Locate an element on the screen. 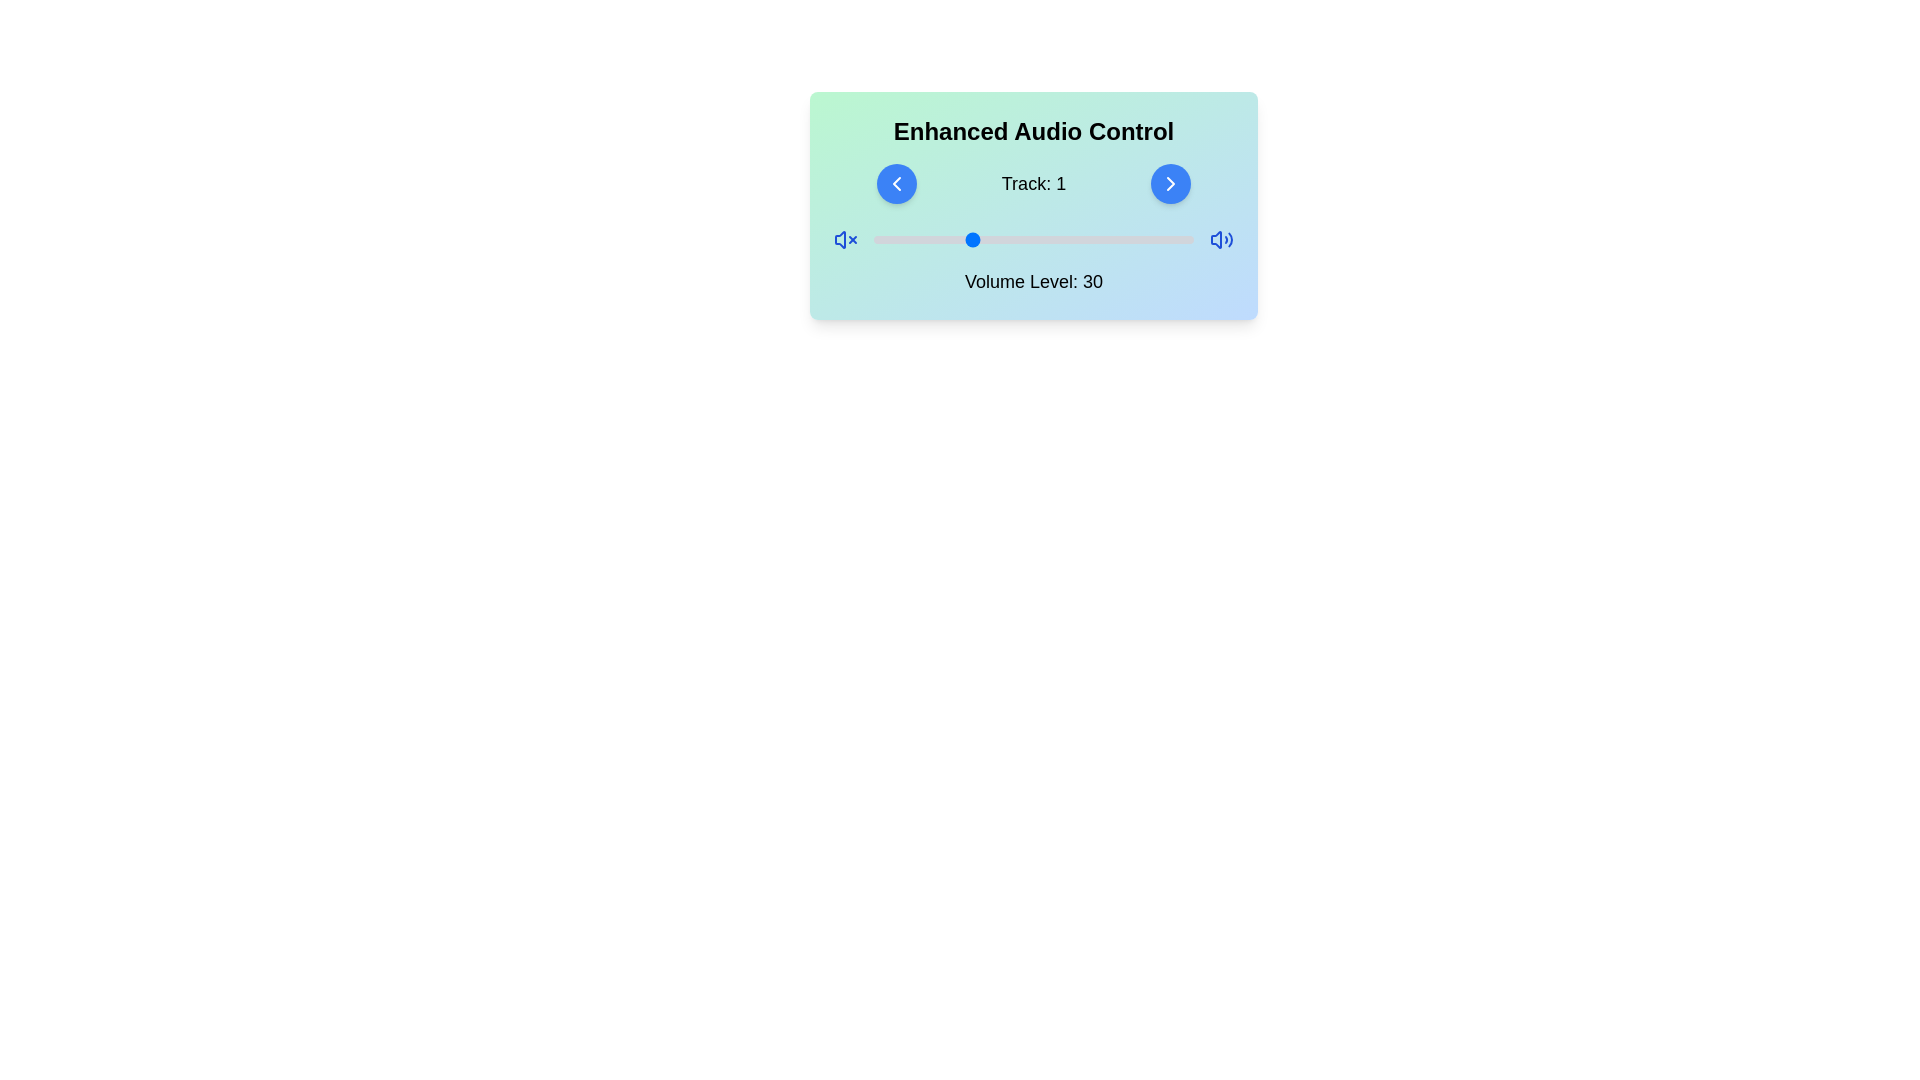 The height and width of the screenshot is (1080, 1920). the volume slider to set the volume to 88% is located at coordinates (1155, 238).